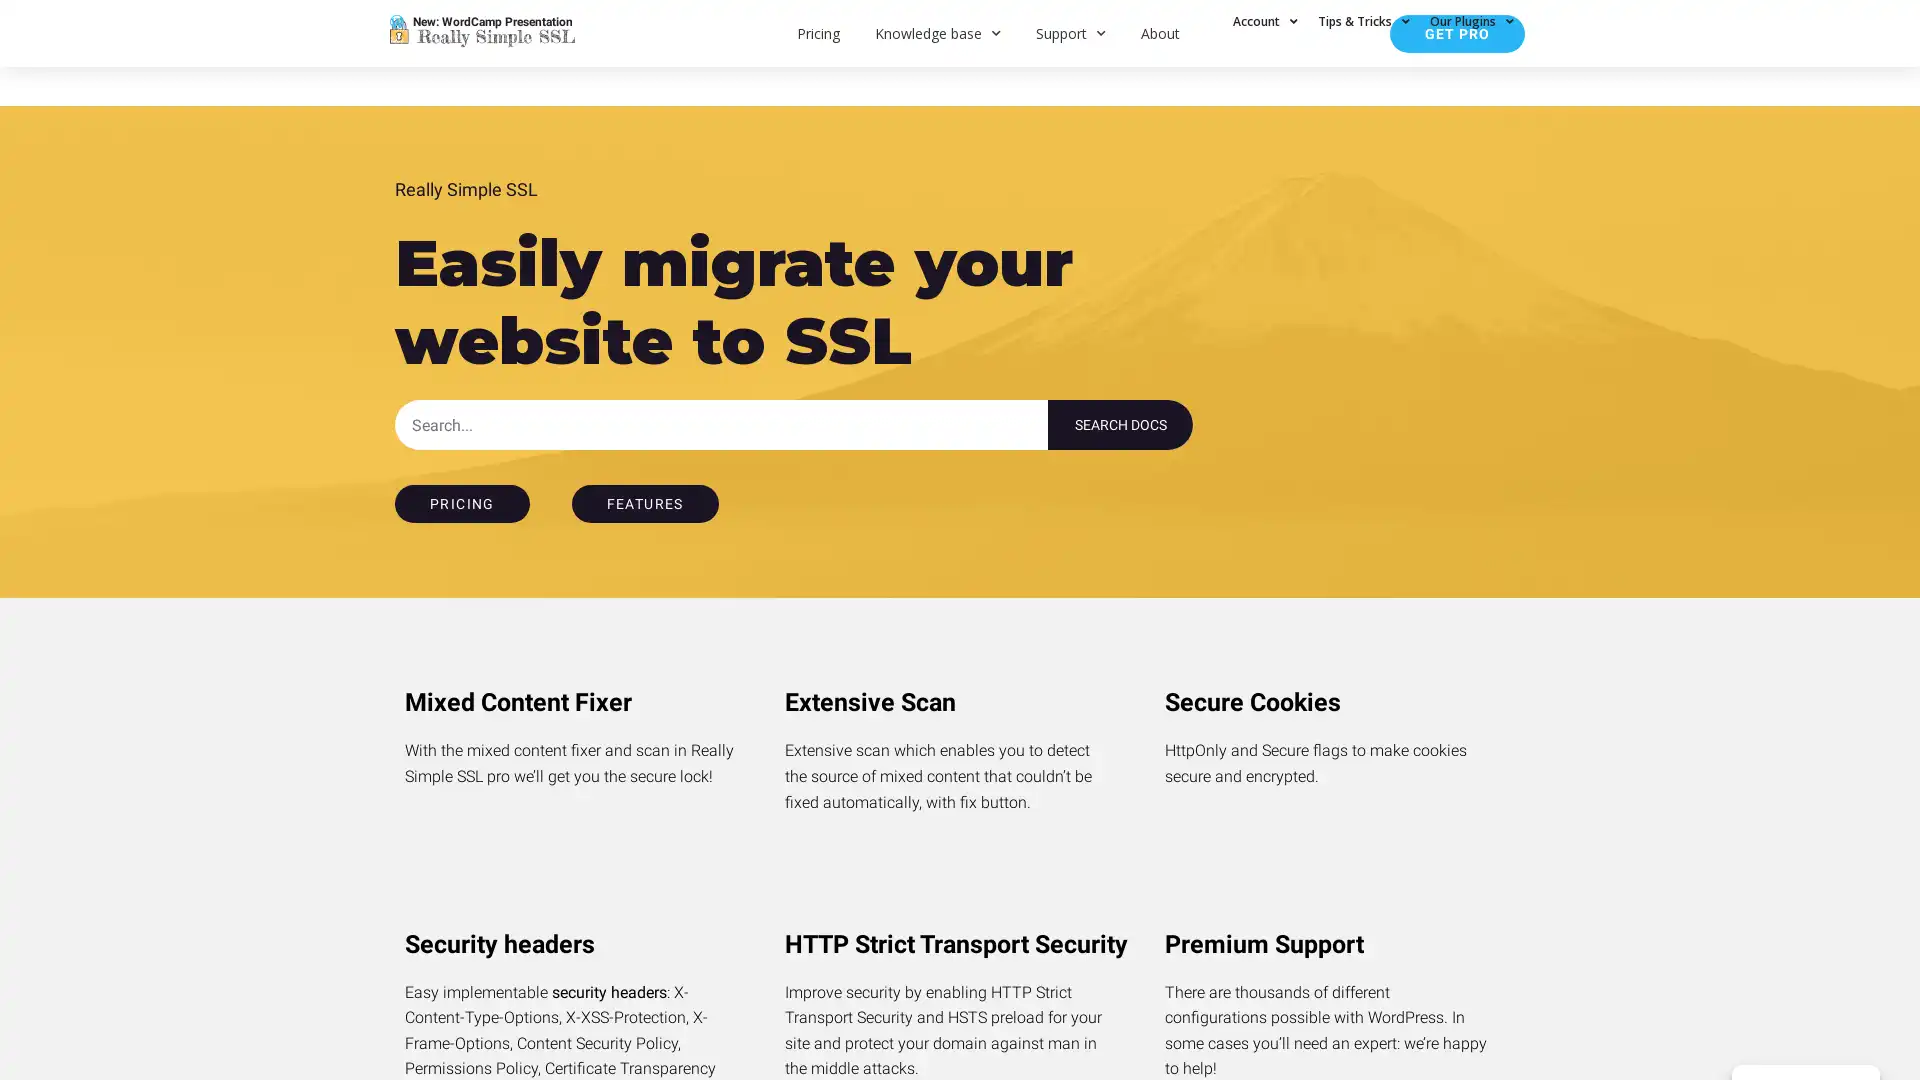 Image resolution: width=1920 pixels, height=1080 pixels. What do you see at coordinates (460, 503) in the screenshot?
I see `PRICING` at bounding box center [460, 503].